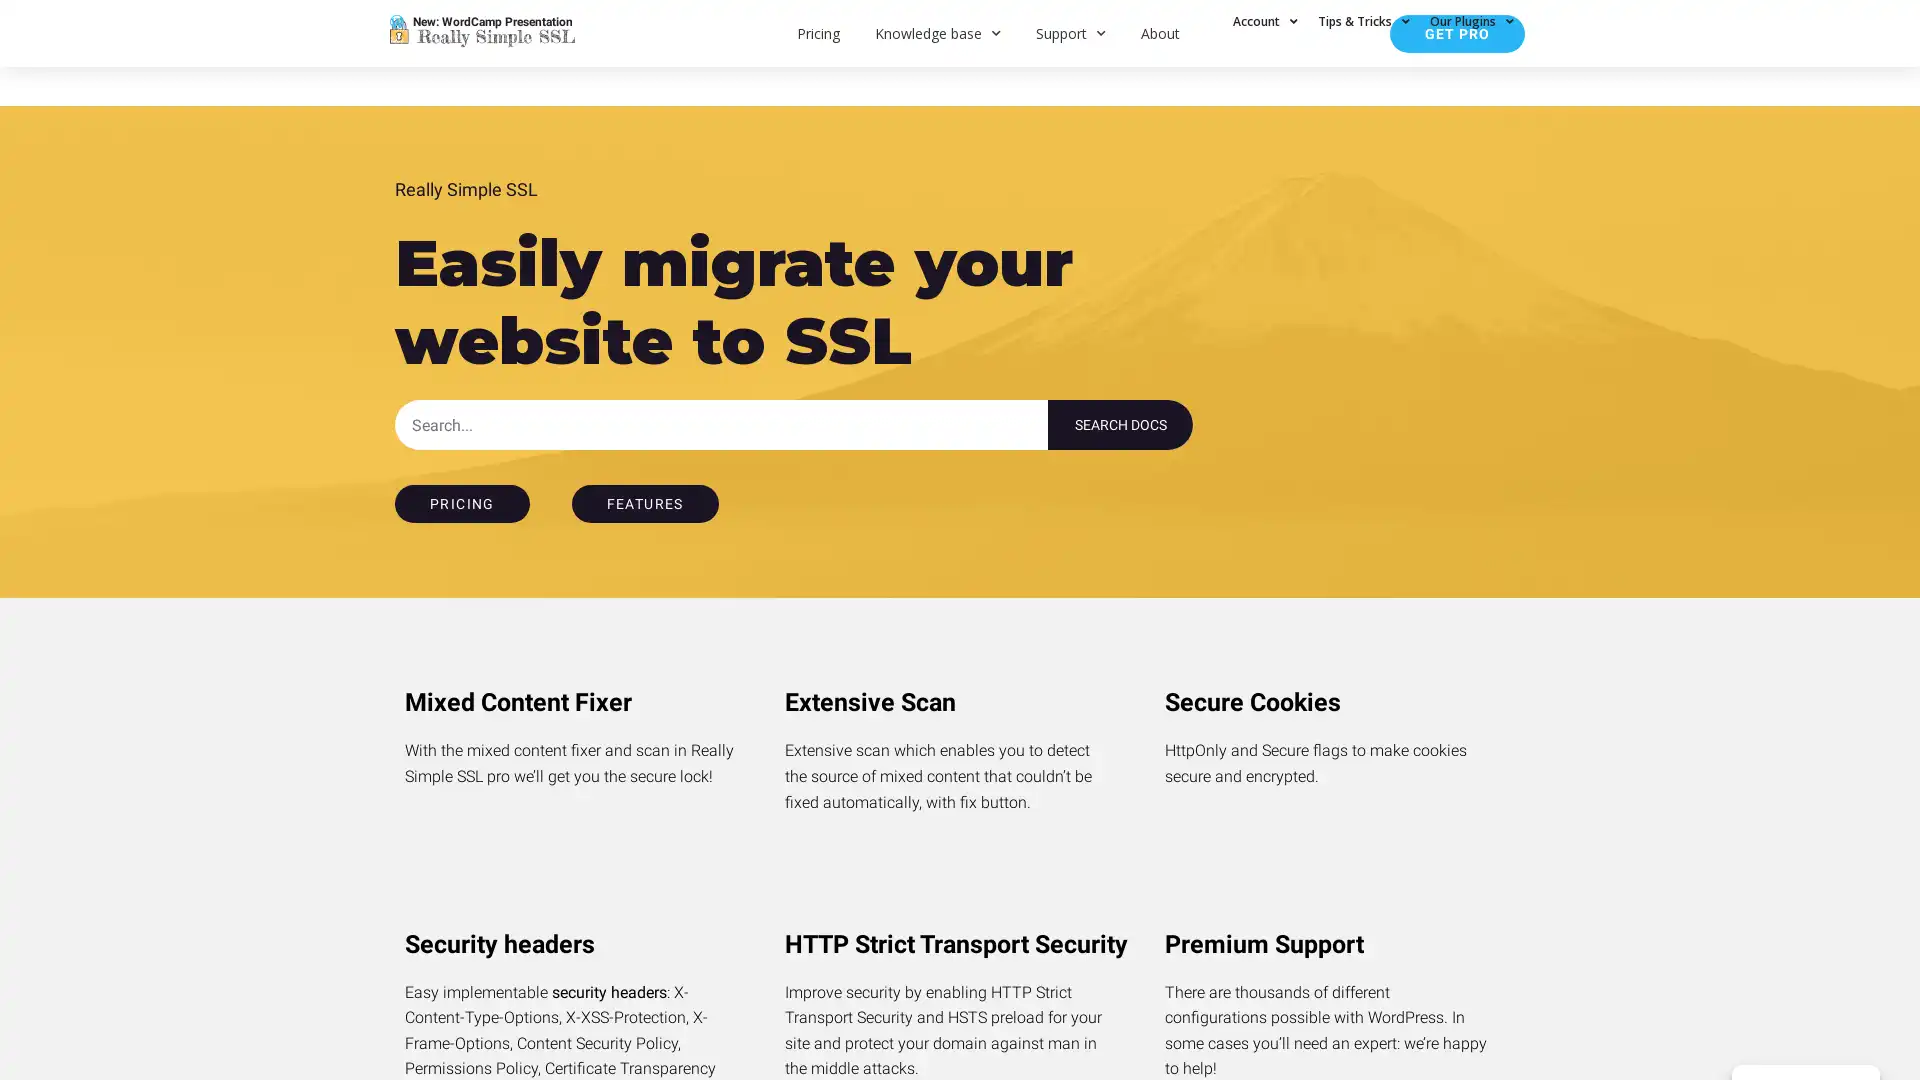 Image resolution: width=1920 pixels, height=1080 pixels. What do you see at coordinates (460, 503) in the screenshot?
I see `PRICING` at bounding box center [460, 503].